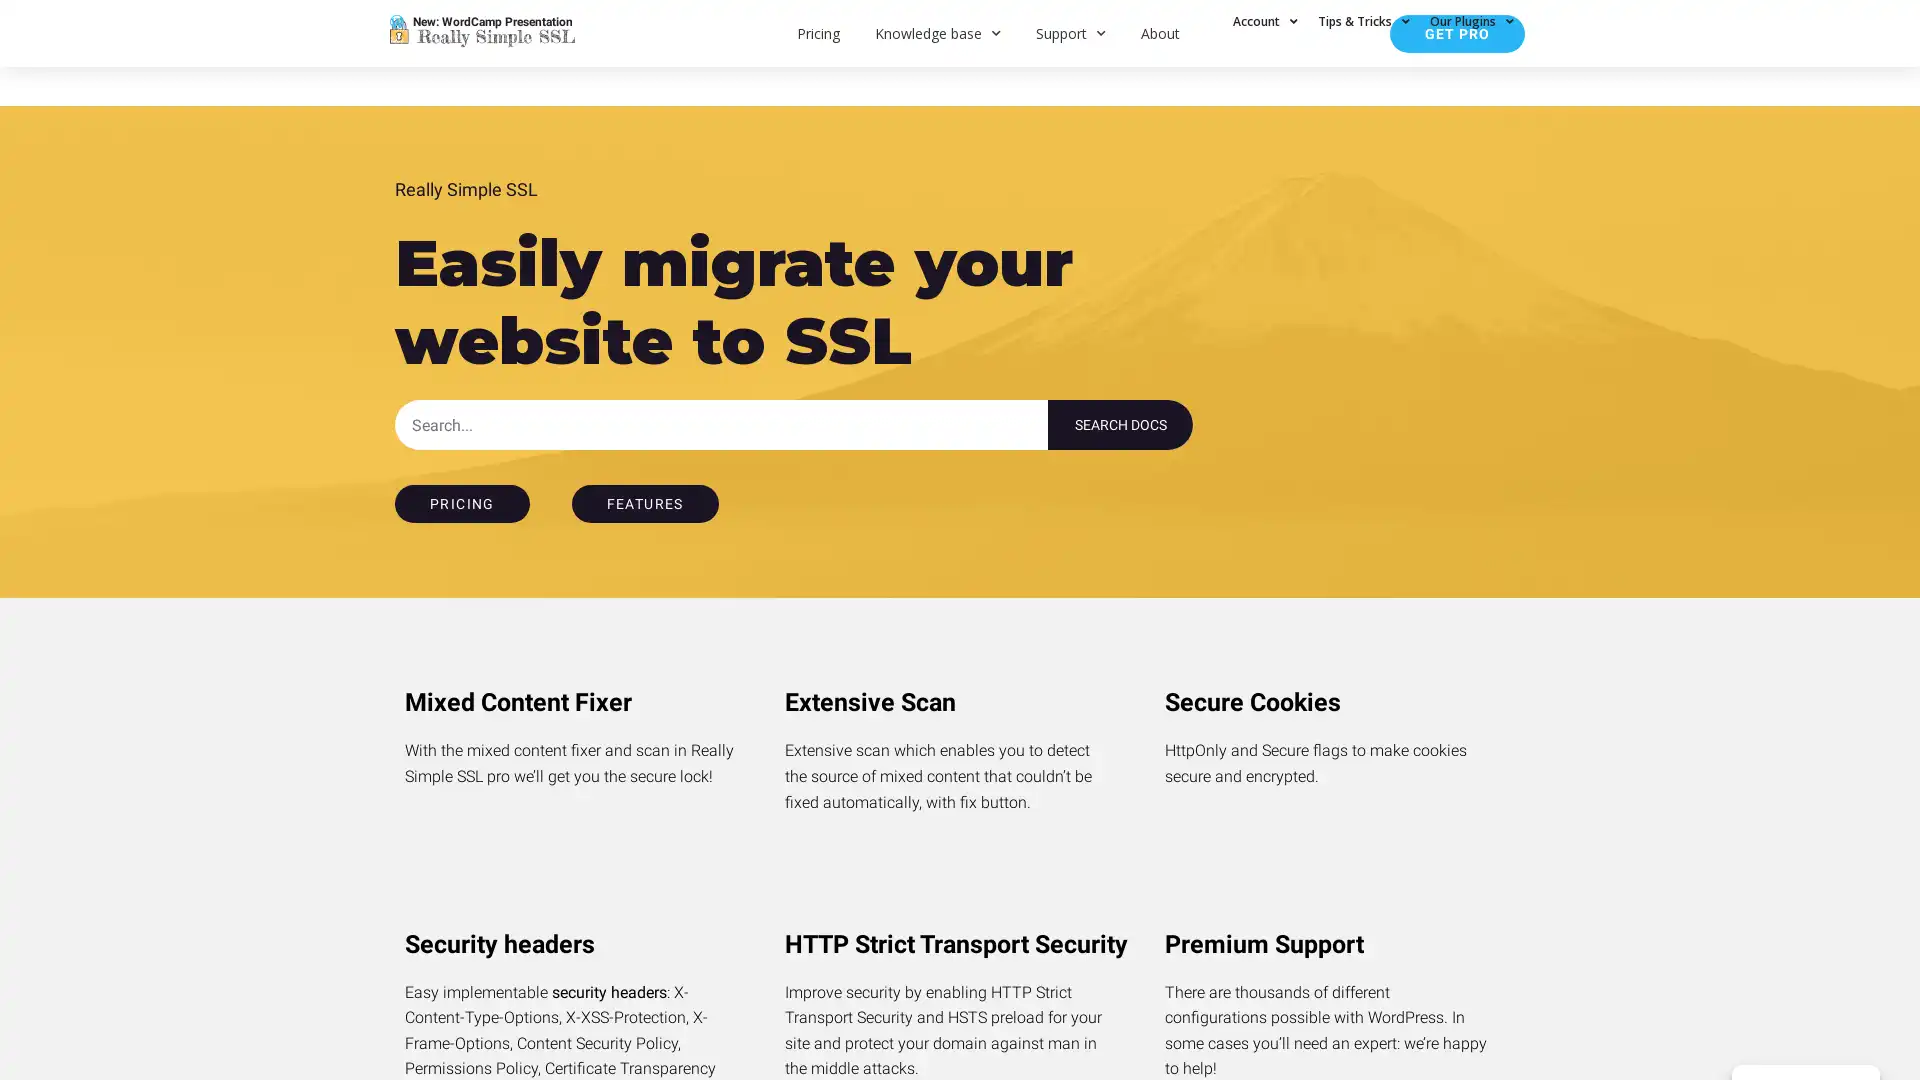 Image resolution: width=1920 pixels, height=1080 pixels. What do you see at coordinates (460, 503) in the screenshot?
I see `PRICING` at bounding box center [460, 503].